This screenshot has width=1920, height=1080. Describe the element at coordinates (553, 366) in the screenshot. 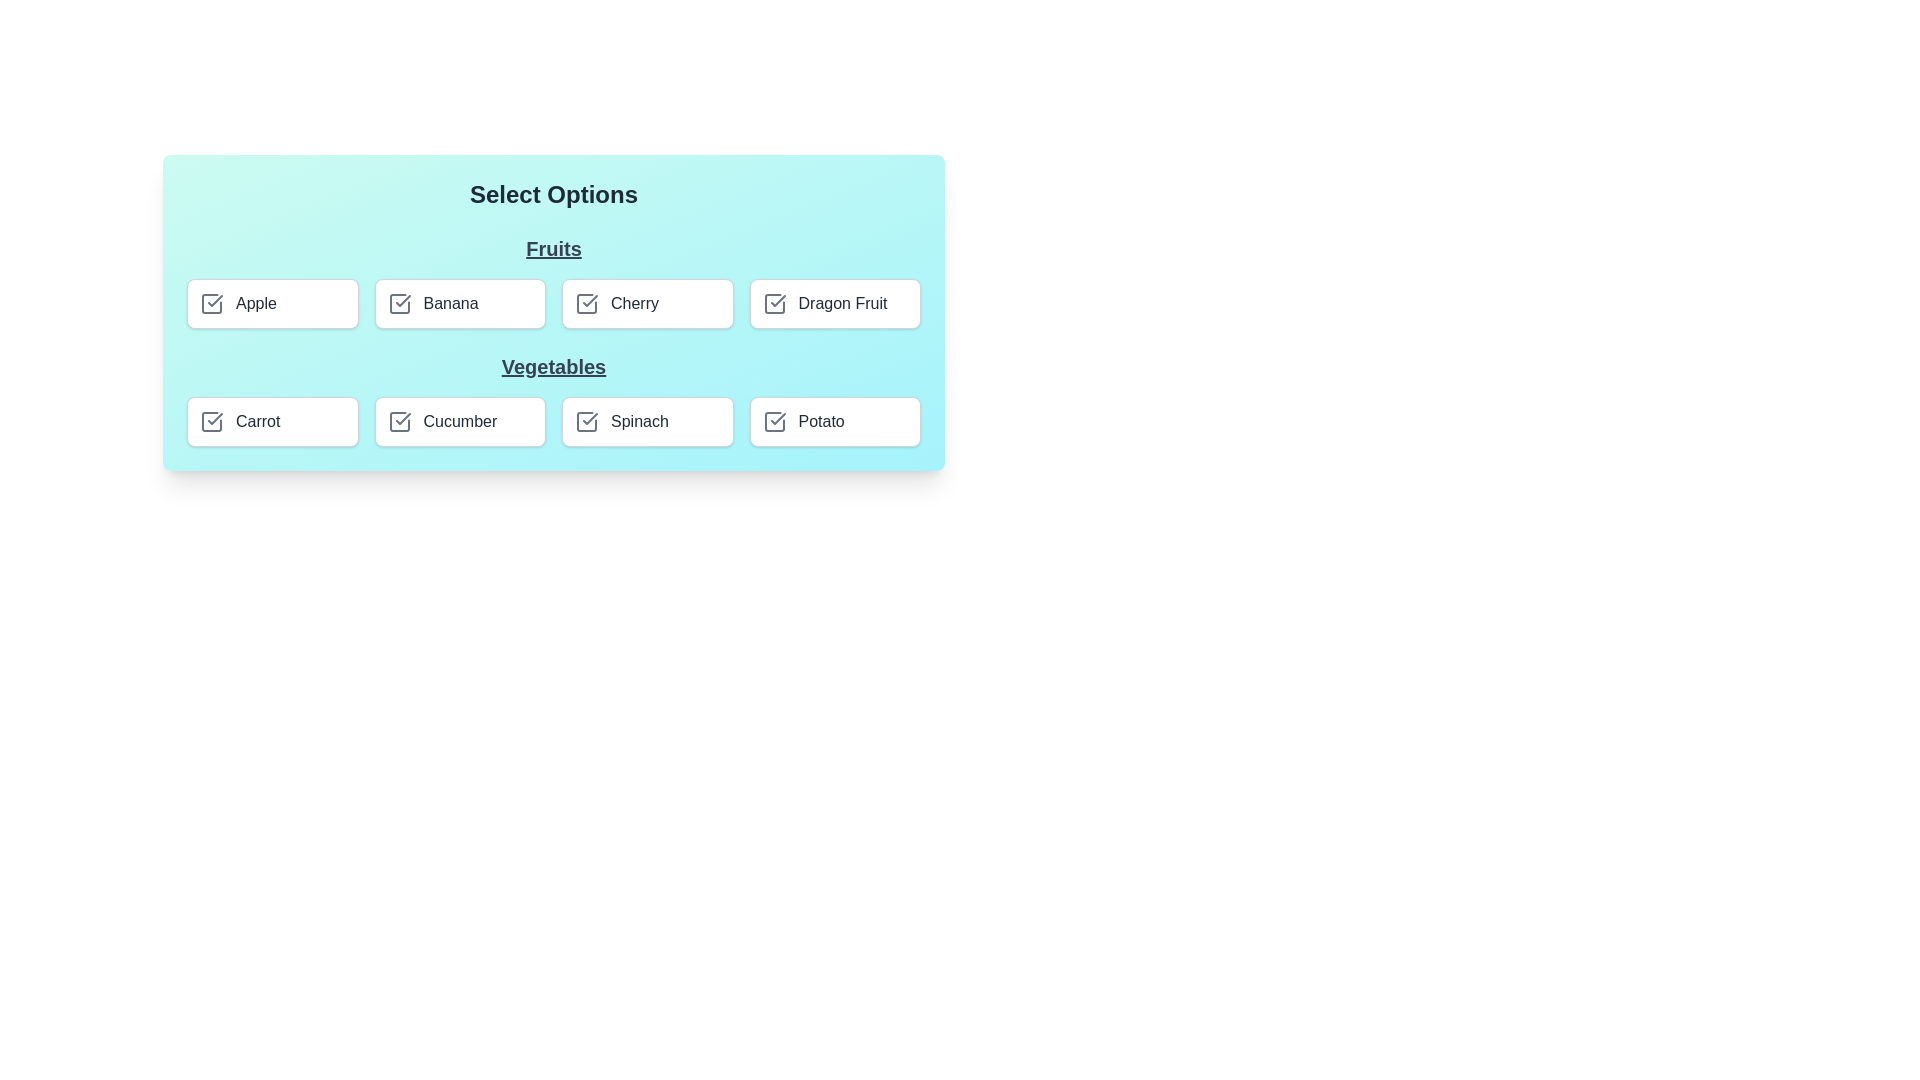

I see `the category header text label indicating 'Vegetables', which is located centrally below the 'Fruits' heading and above the vegetable options grid` at that location.